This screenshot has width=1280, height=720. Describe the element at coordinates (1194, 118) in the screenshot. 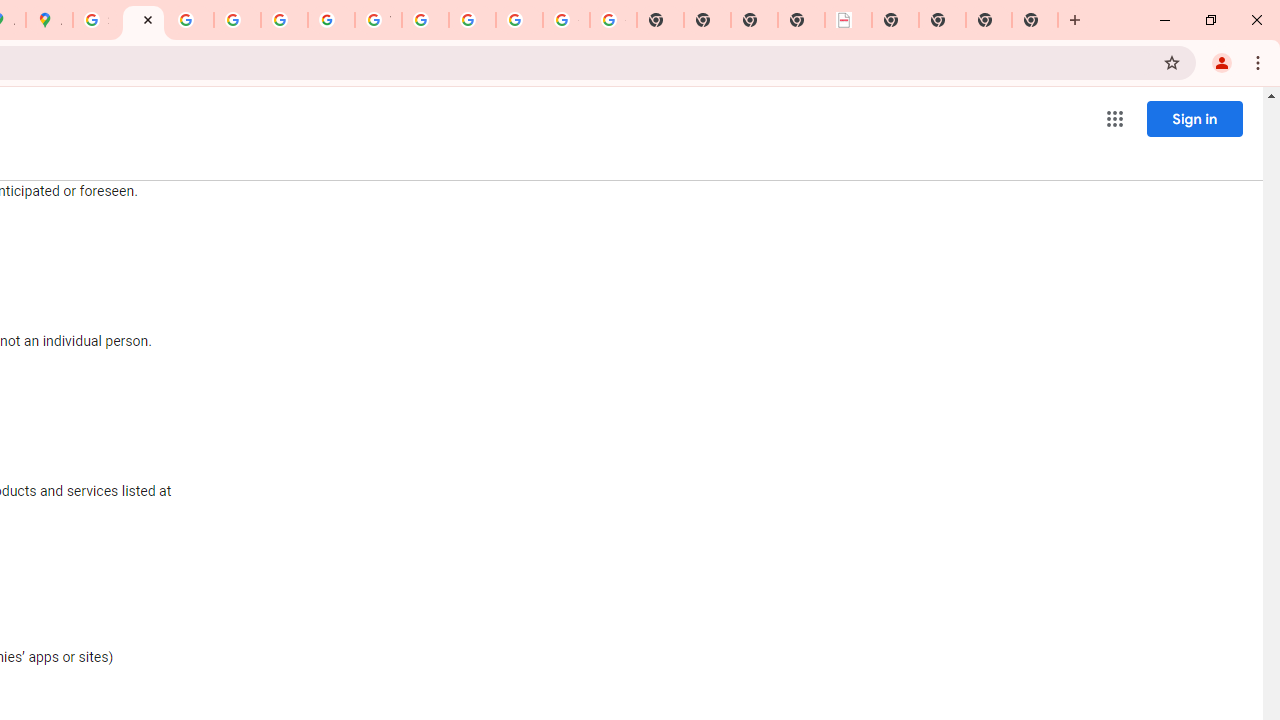

I see `'Sign in'` at that location.